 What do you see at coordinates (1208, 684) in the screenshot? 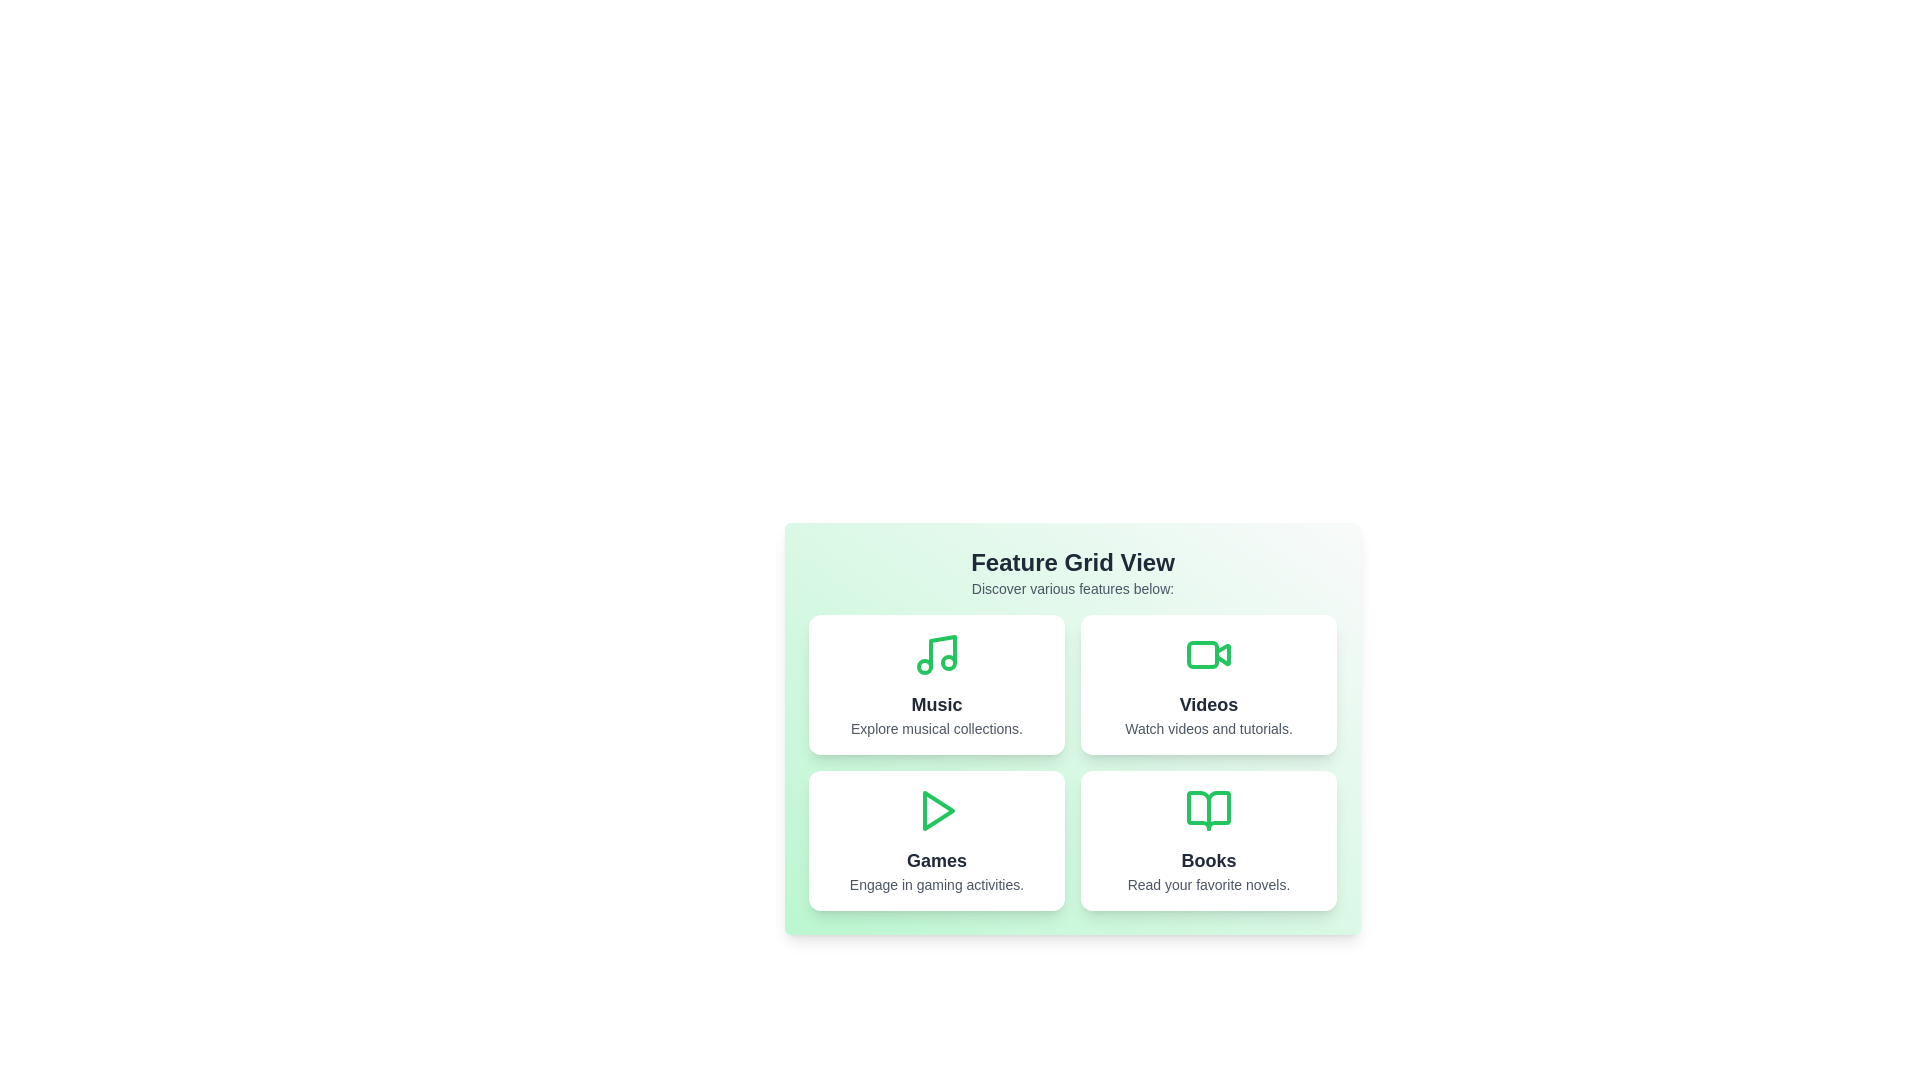
I see `the Videos card to observe its hover effect` at bounding box center [1208, 684].